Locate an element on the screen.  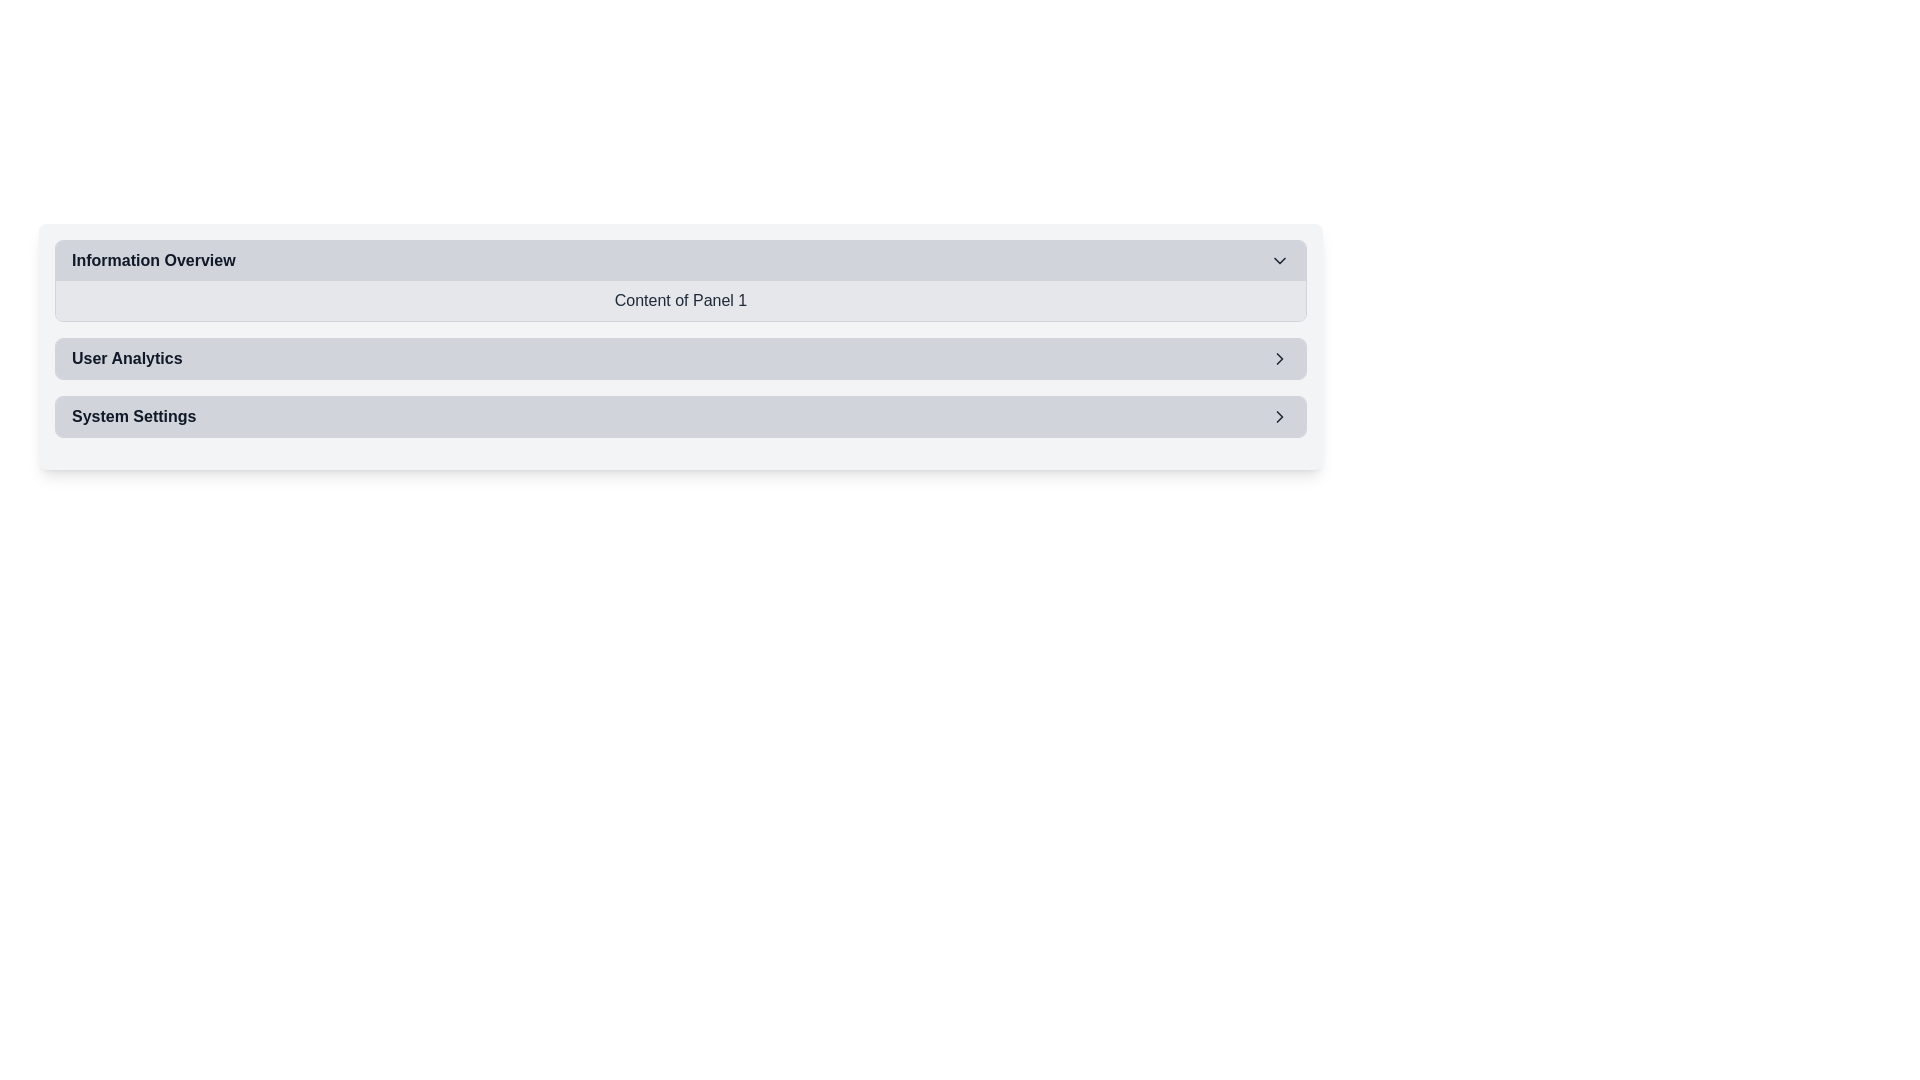
the right-chevron icon located to the right of the 'User Analytics' text section in the collapsible menu to indicate navigation or expansion functionality is located at coordinates (1280, 357).